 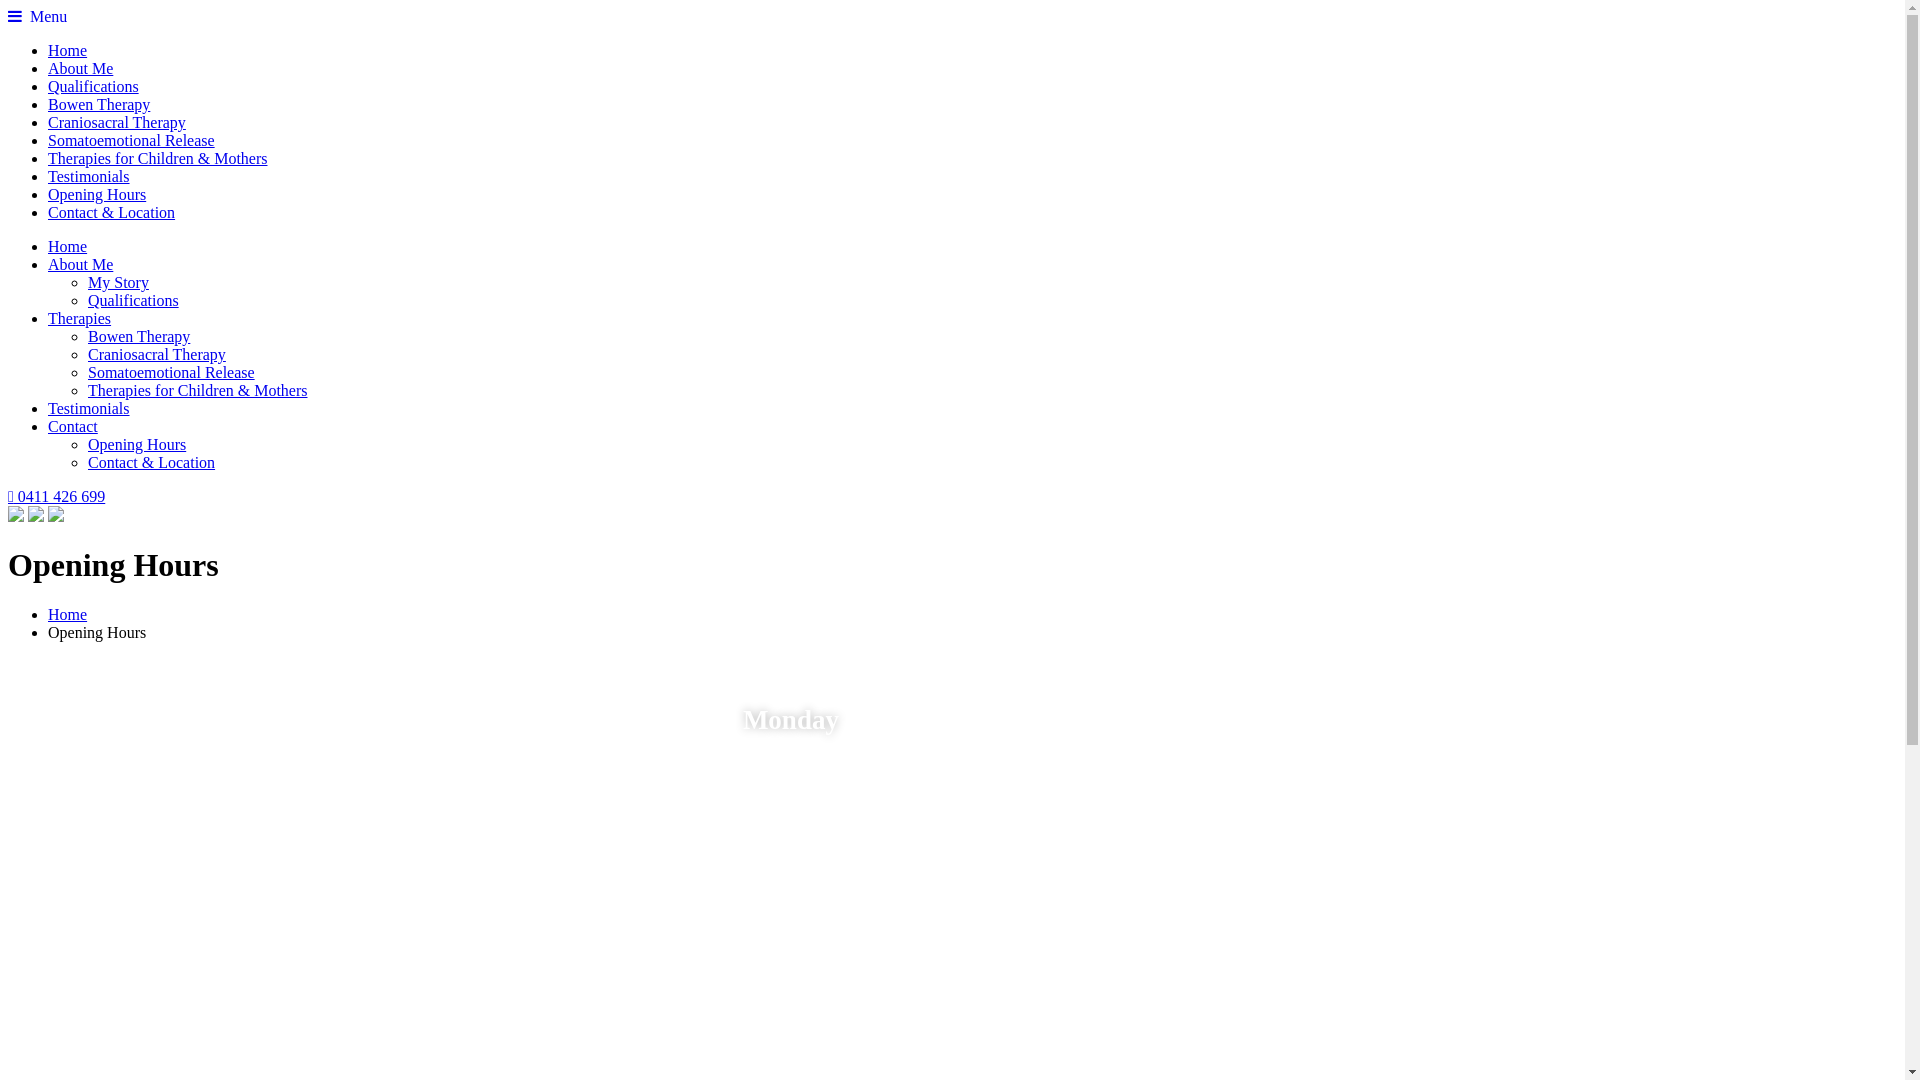 What do you see at coordinates (88, 175) in the screenshot?
I see `'Testimonials'` at bounding box center [88, 175].